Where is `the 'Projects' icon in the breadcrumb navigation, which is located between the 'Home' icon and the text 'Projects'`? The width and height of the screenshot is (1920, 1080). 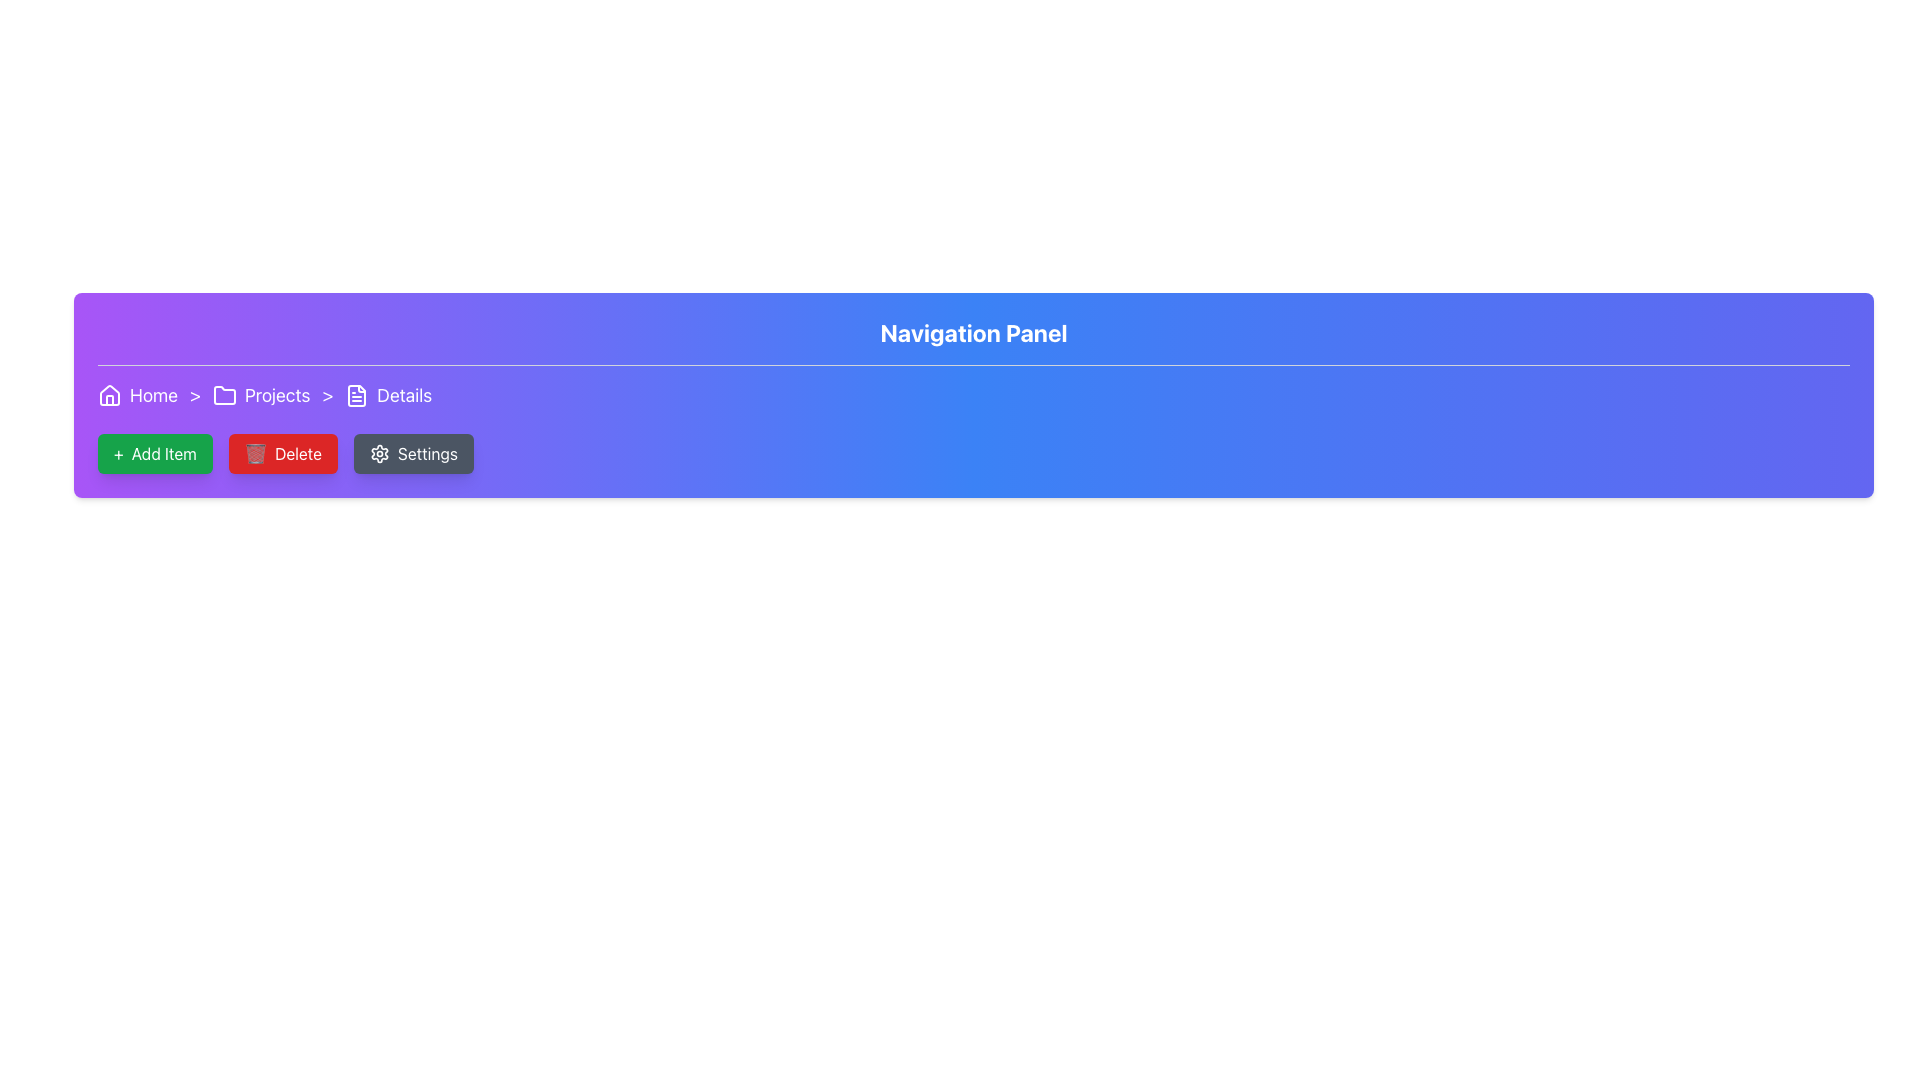 the 'Projects' icon in the breadcrumb navigation, which is located between the 'Home' icon and the text 'Projects' is located at coordinates (224, 396).